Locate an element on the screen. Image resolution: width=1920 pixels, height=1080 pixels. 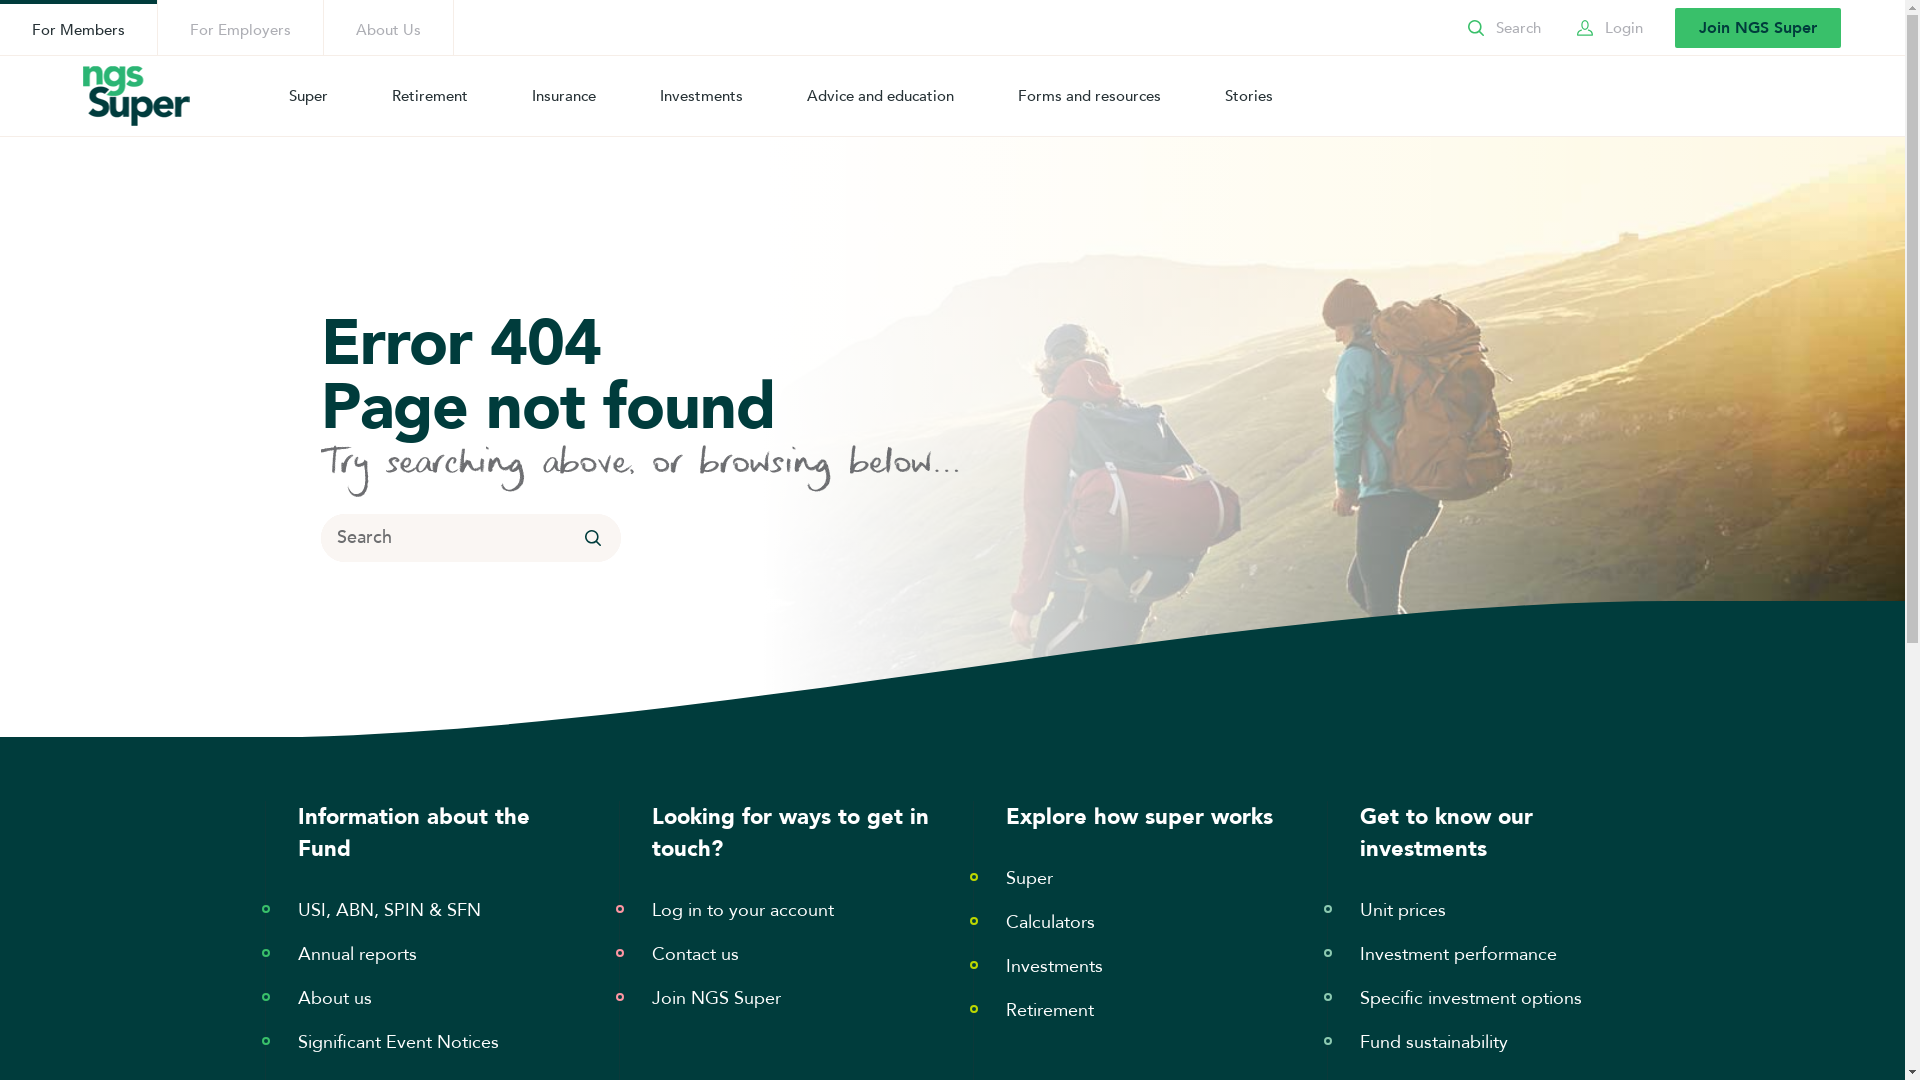
'Annual reports' is located at coordinates (296, 953).